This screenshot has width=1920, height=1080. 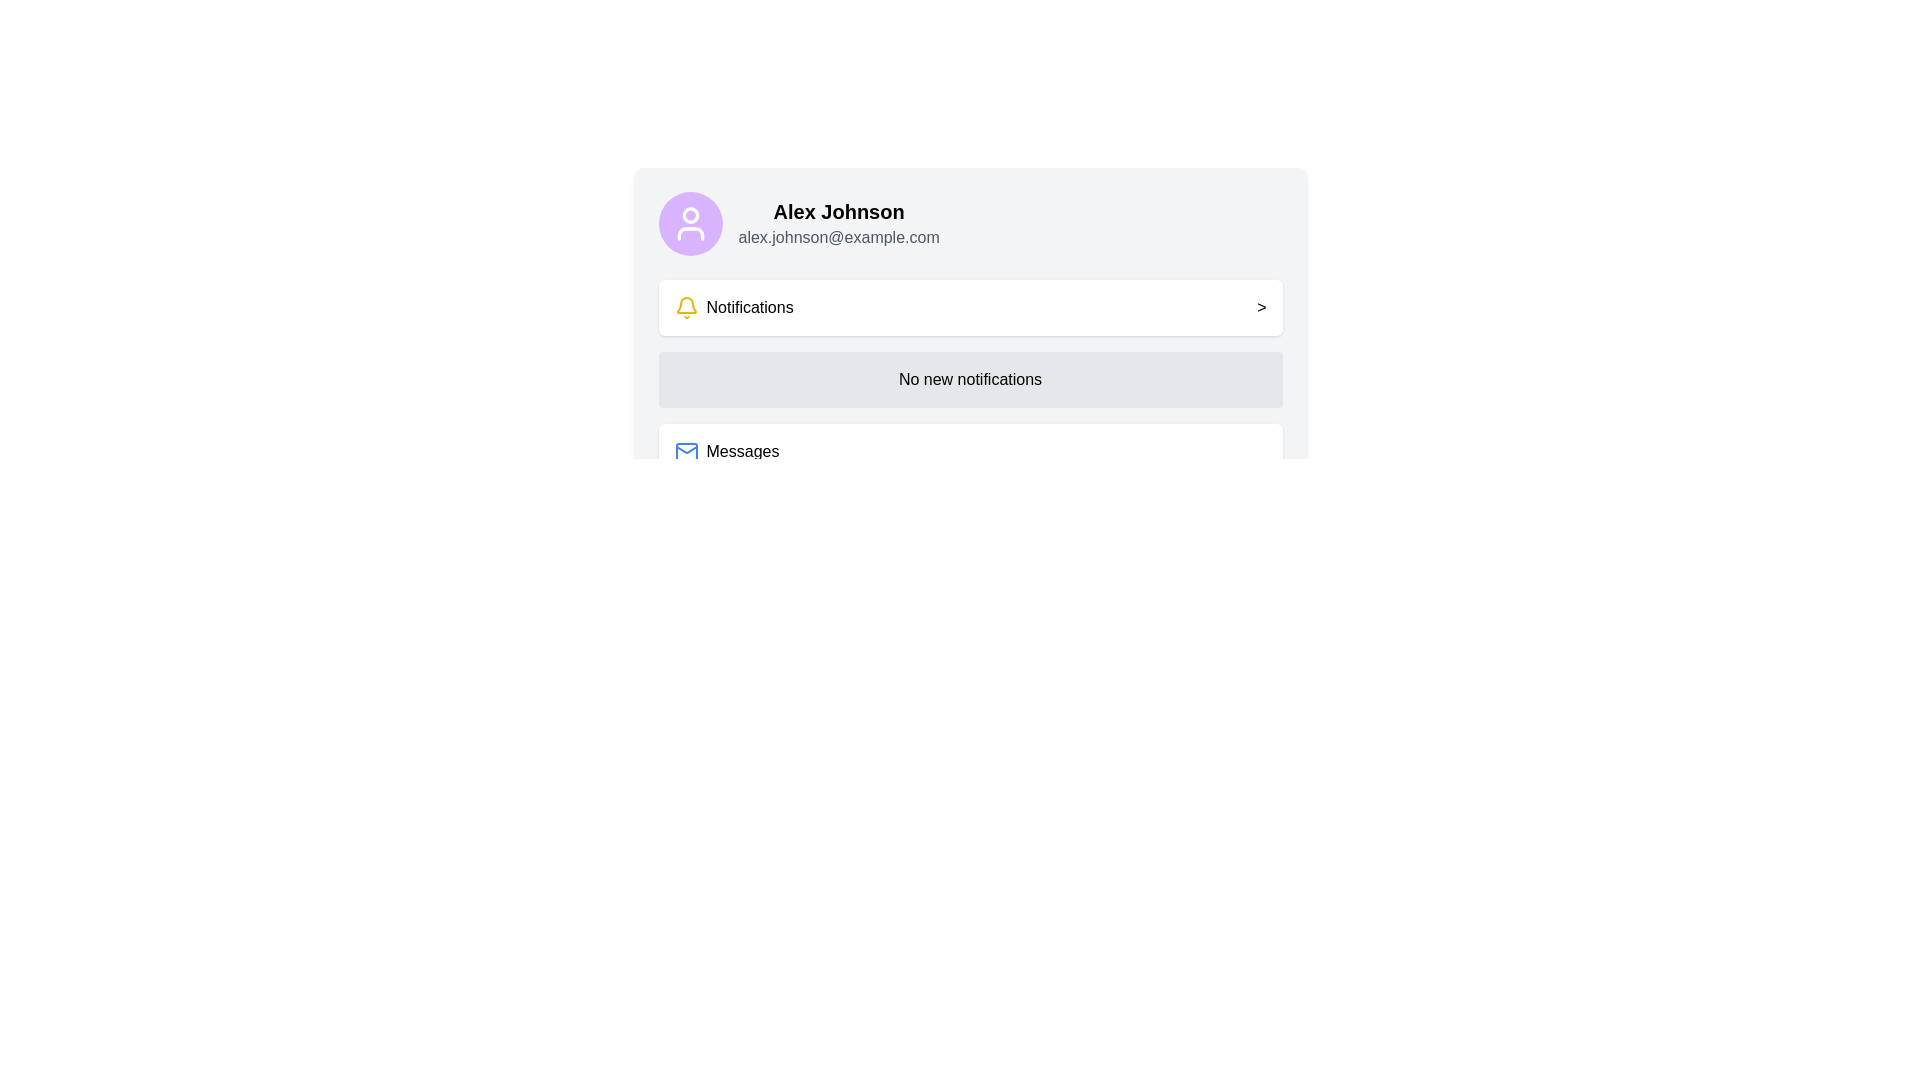 What do you see at coordinates (742, 451) in the screenshot?
I see `the 'Messages' text label, which is displayed in a bold sans-serif font beside a blue mail icon` at bounding box center [742, 451].